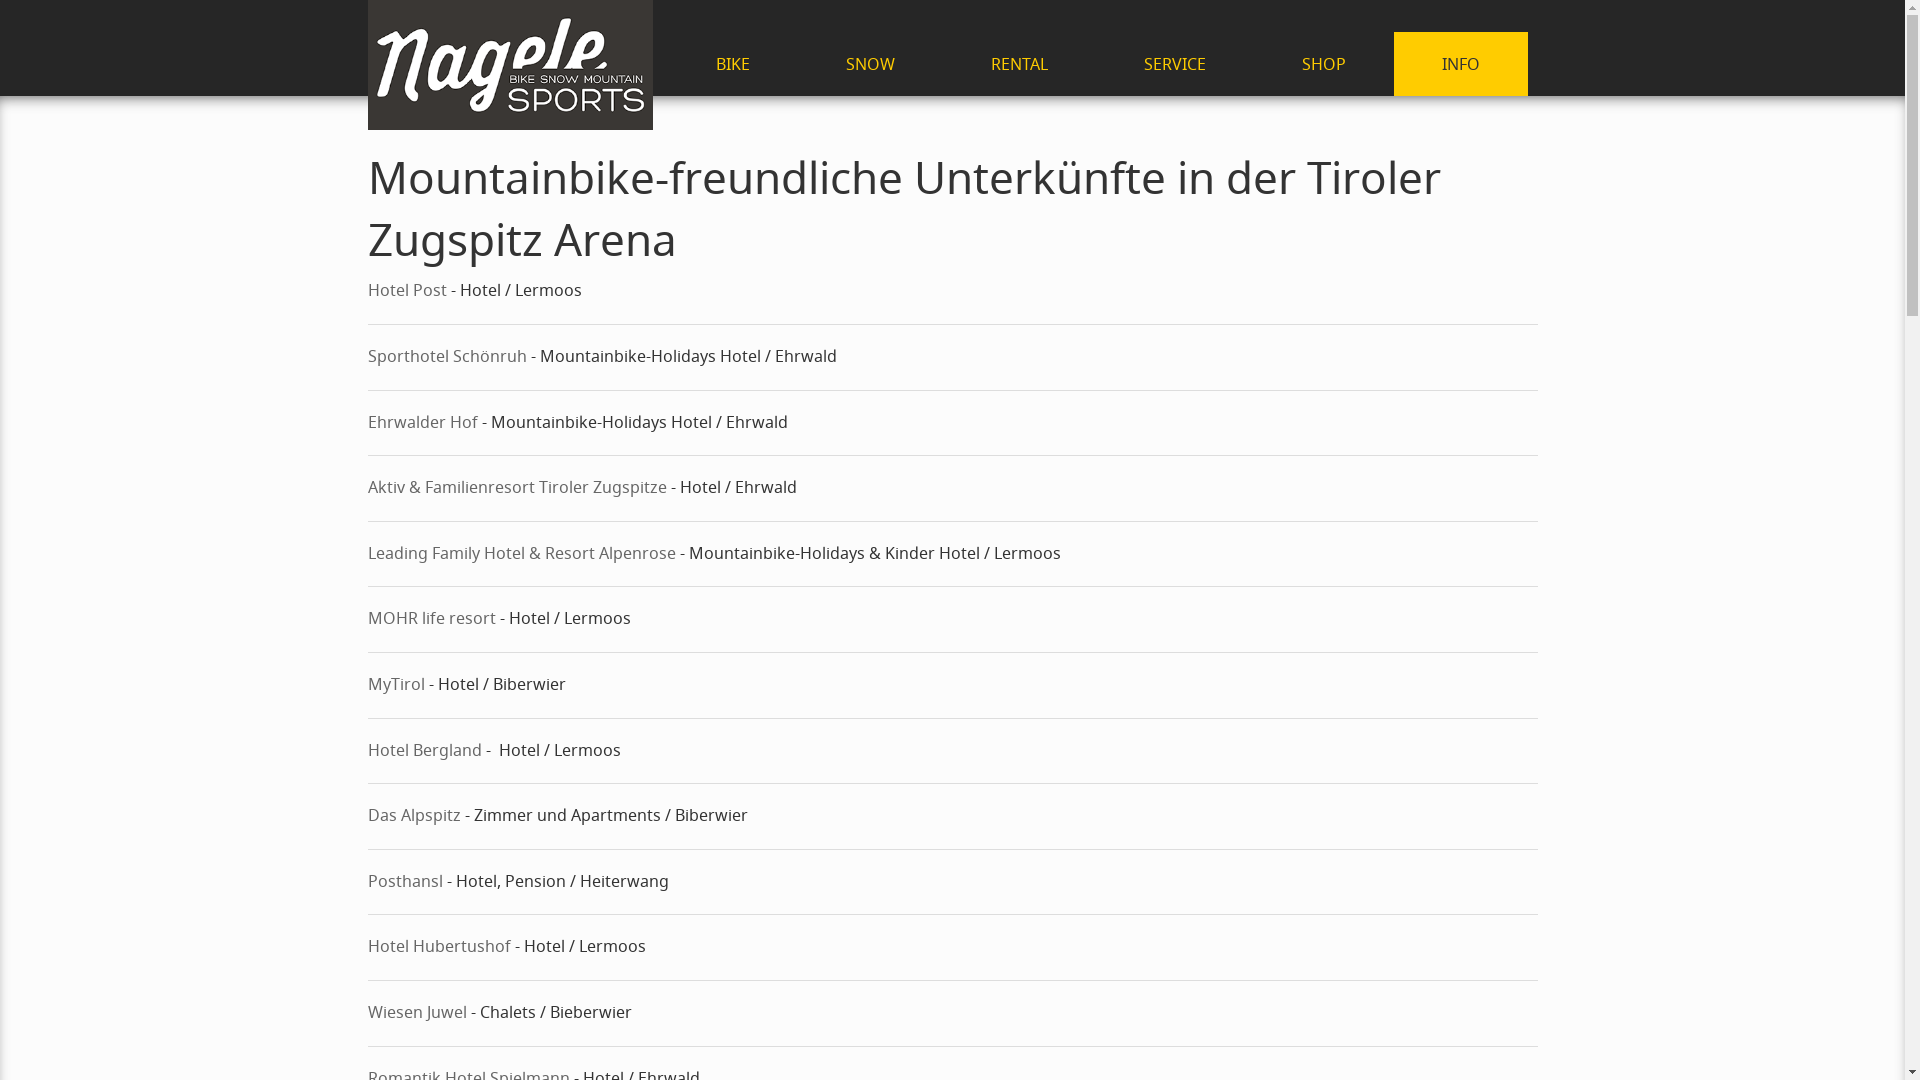 The image size is (1920, 1080). Describe the element at coordinates (732, 63) in the screenshot. I see `'BIKE'` at that location.